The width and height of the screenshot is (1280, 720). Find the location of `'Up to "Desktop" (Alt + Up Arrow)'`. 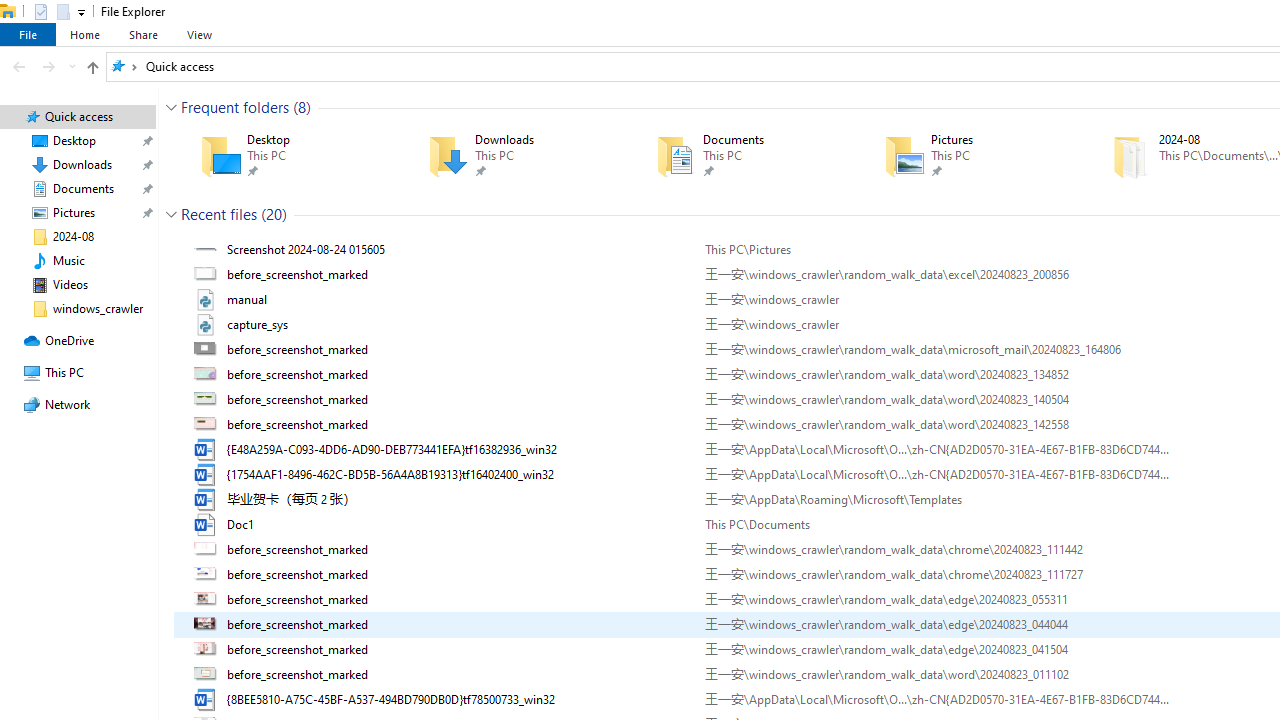

'Up to "Desktop" (Alt + Up Arrow)' is located at coordinates (91, 67).